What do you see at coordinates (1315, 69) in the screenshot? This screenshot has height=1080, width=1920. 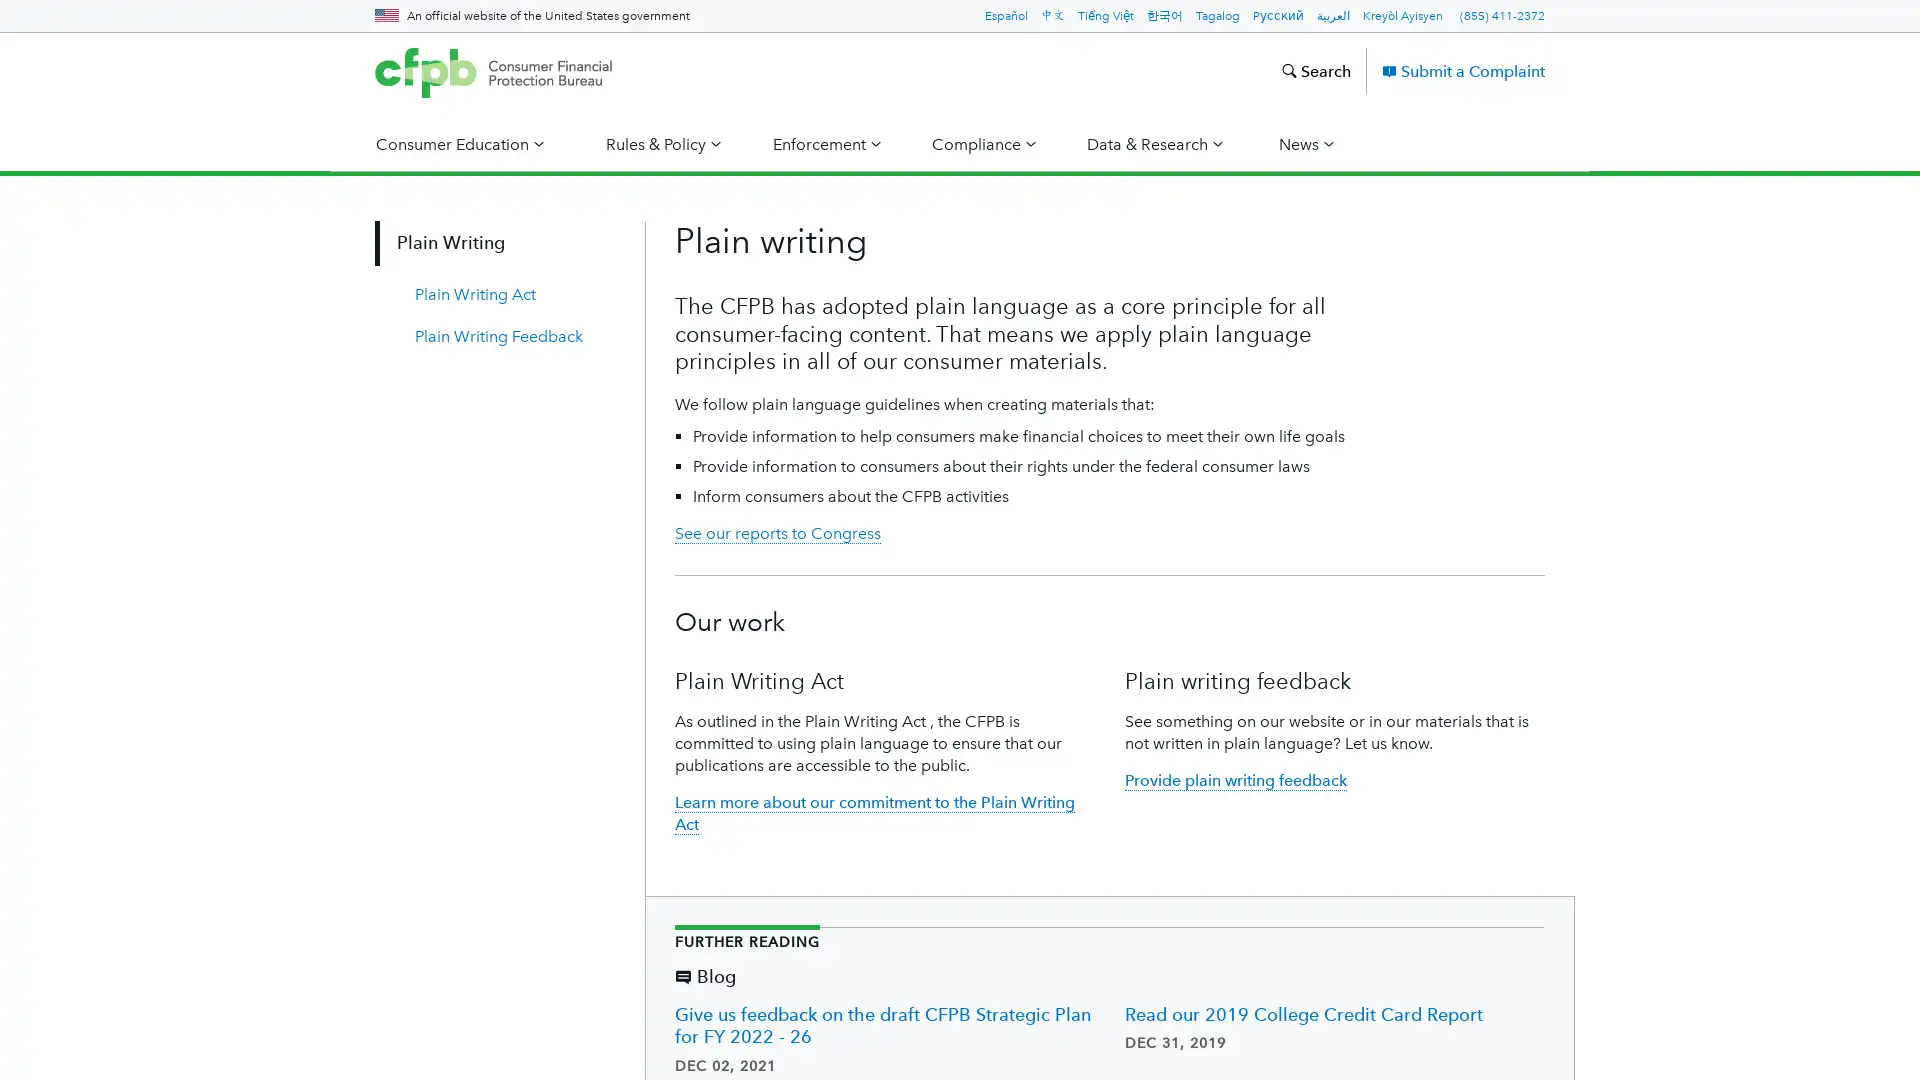 I see `Search the consumerfinance.gov website` at bounding box center [1315, 69].